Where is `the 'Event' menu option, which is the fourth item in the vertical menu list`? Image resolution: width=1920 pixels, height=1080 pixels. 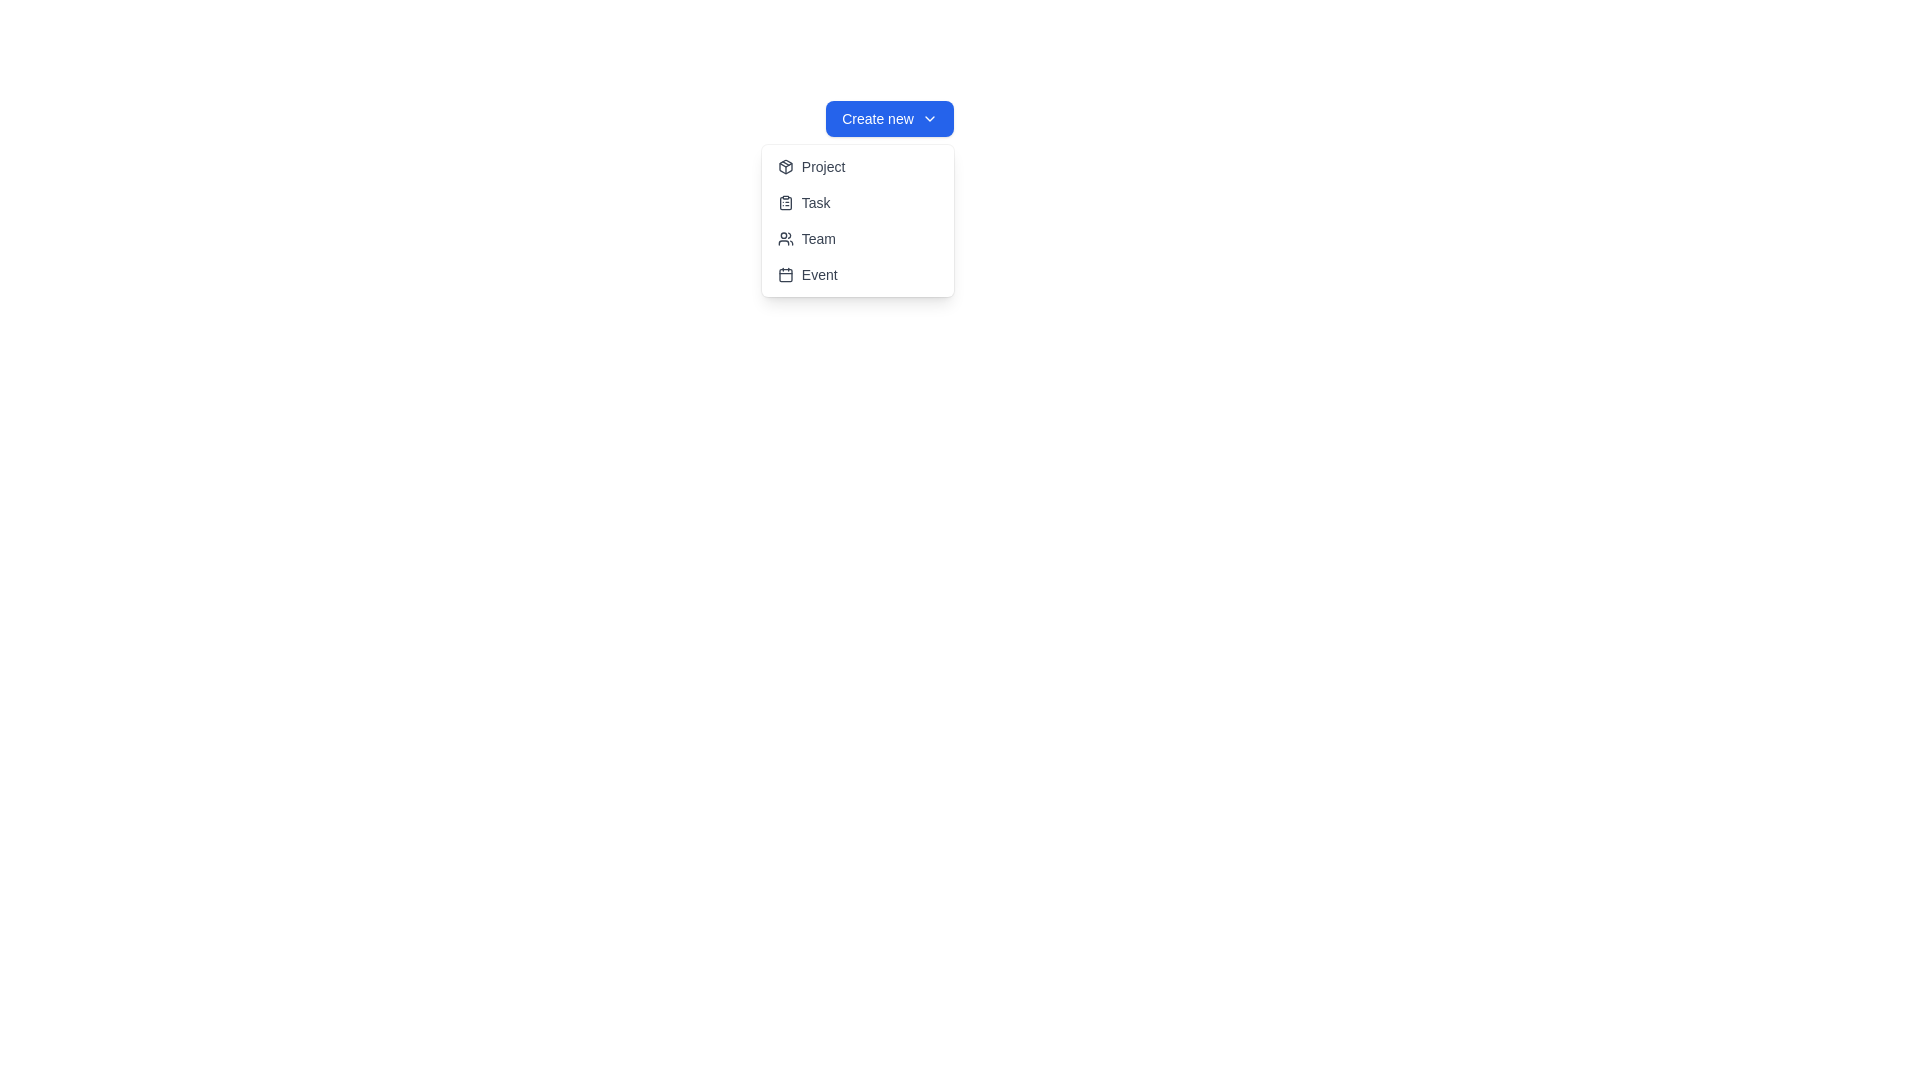 the 'Event' menu option, which is the fourth item in the vertical menu list is located at coordinates (857, 274).